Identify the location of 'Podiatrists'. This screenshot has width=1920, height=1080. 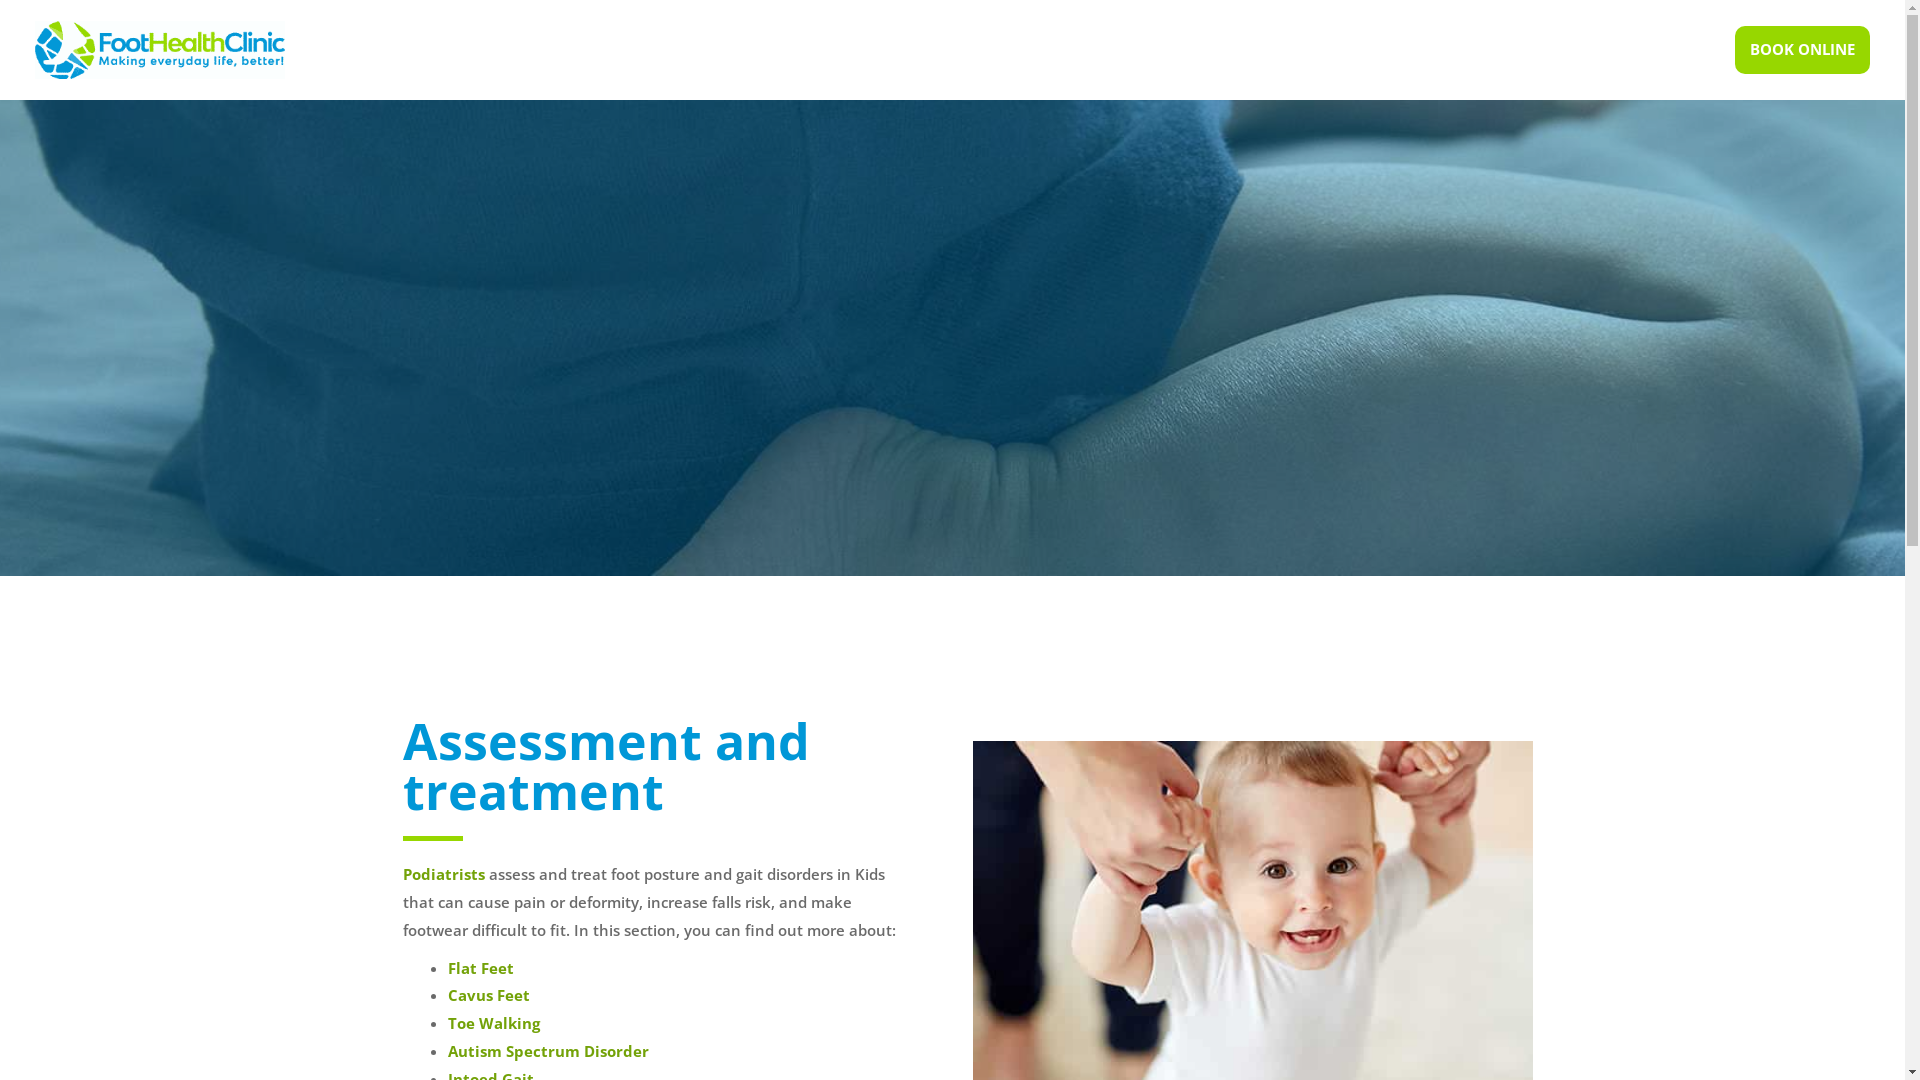
(401, 873).